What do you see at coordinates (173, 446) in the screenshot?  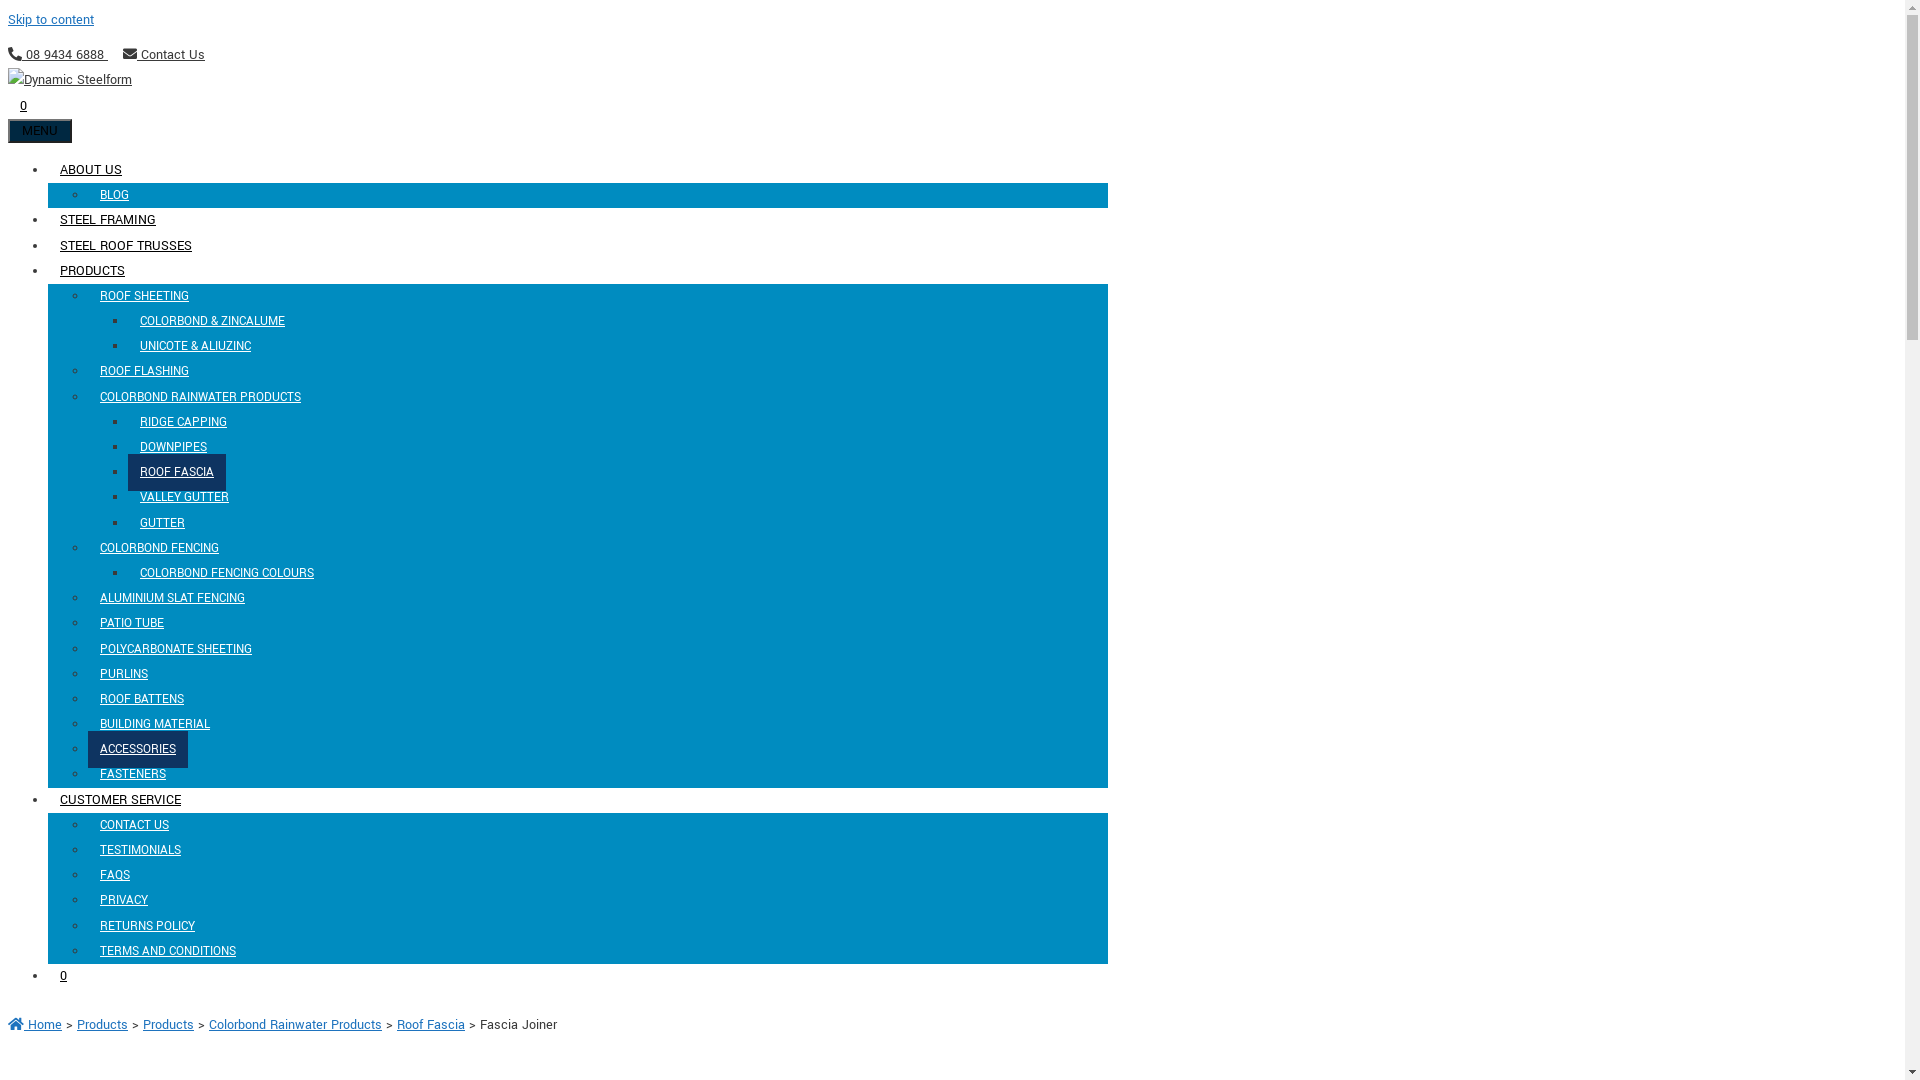 I see `'DOWNPIPES'` at bounding box center [173, 446].